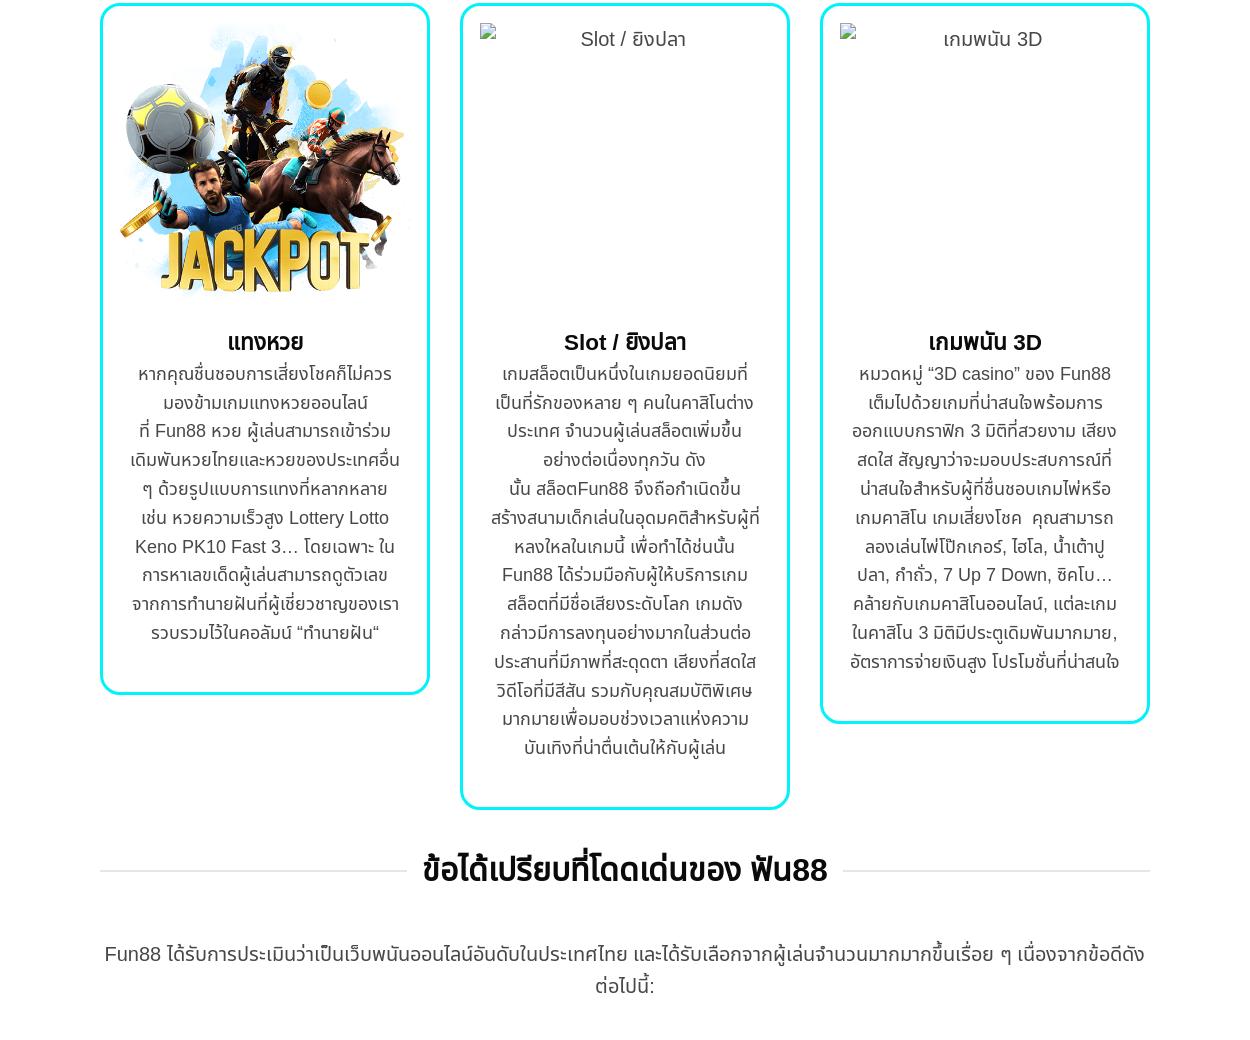 The width and height of the screenshot is (1250, 1040). Describe the element at coordinates (489, 616) in the screenshot. I see `'จึงถือกำเนิดขึ้น สร้างสนามเด็กเล่นในอุดมคติสำหรับผู้ที่หลงใหลในเกมนี้ เพื่อทำได้ช่นนั้น Fun88 ได้ร่วมมือกับผู้ให้บริการเกมสล็อตที่มีชื่อเสียงระดับโลก เกมดังกล่าวมีการลงทุนอย่างมากในส่วนต่อประสานที่มีภาพที่สะดุดตา เสียงที่สดใส วิดีโอที่มีสีสัน รวมกับคุณสมบัติพิเศษมากมายเพื่อมอบช่วงเวลาแห่งความบันเทิงที่น่าตื่นเต้นให้กับผู้เล่น'` at that location.